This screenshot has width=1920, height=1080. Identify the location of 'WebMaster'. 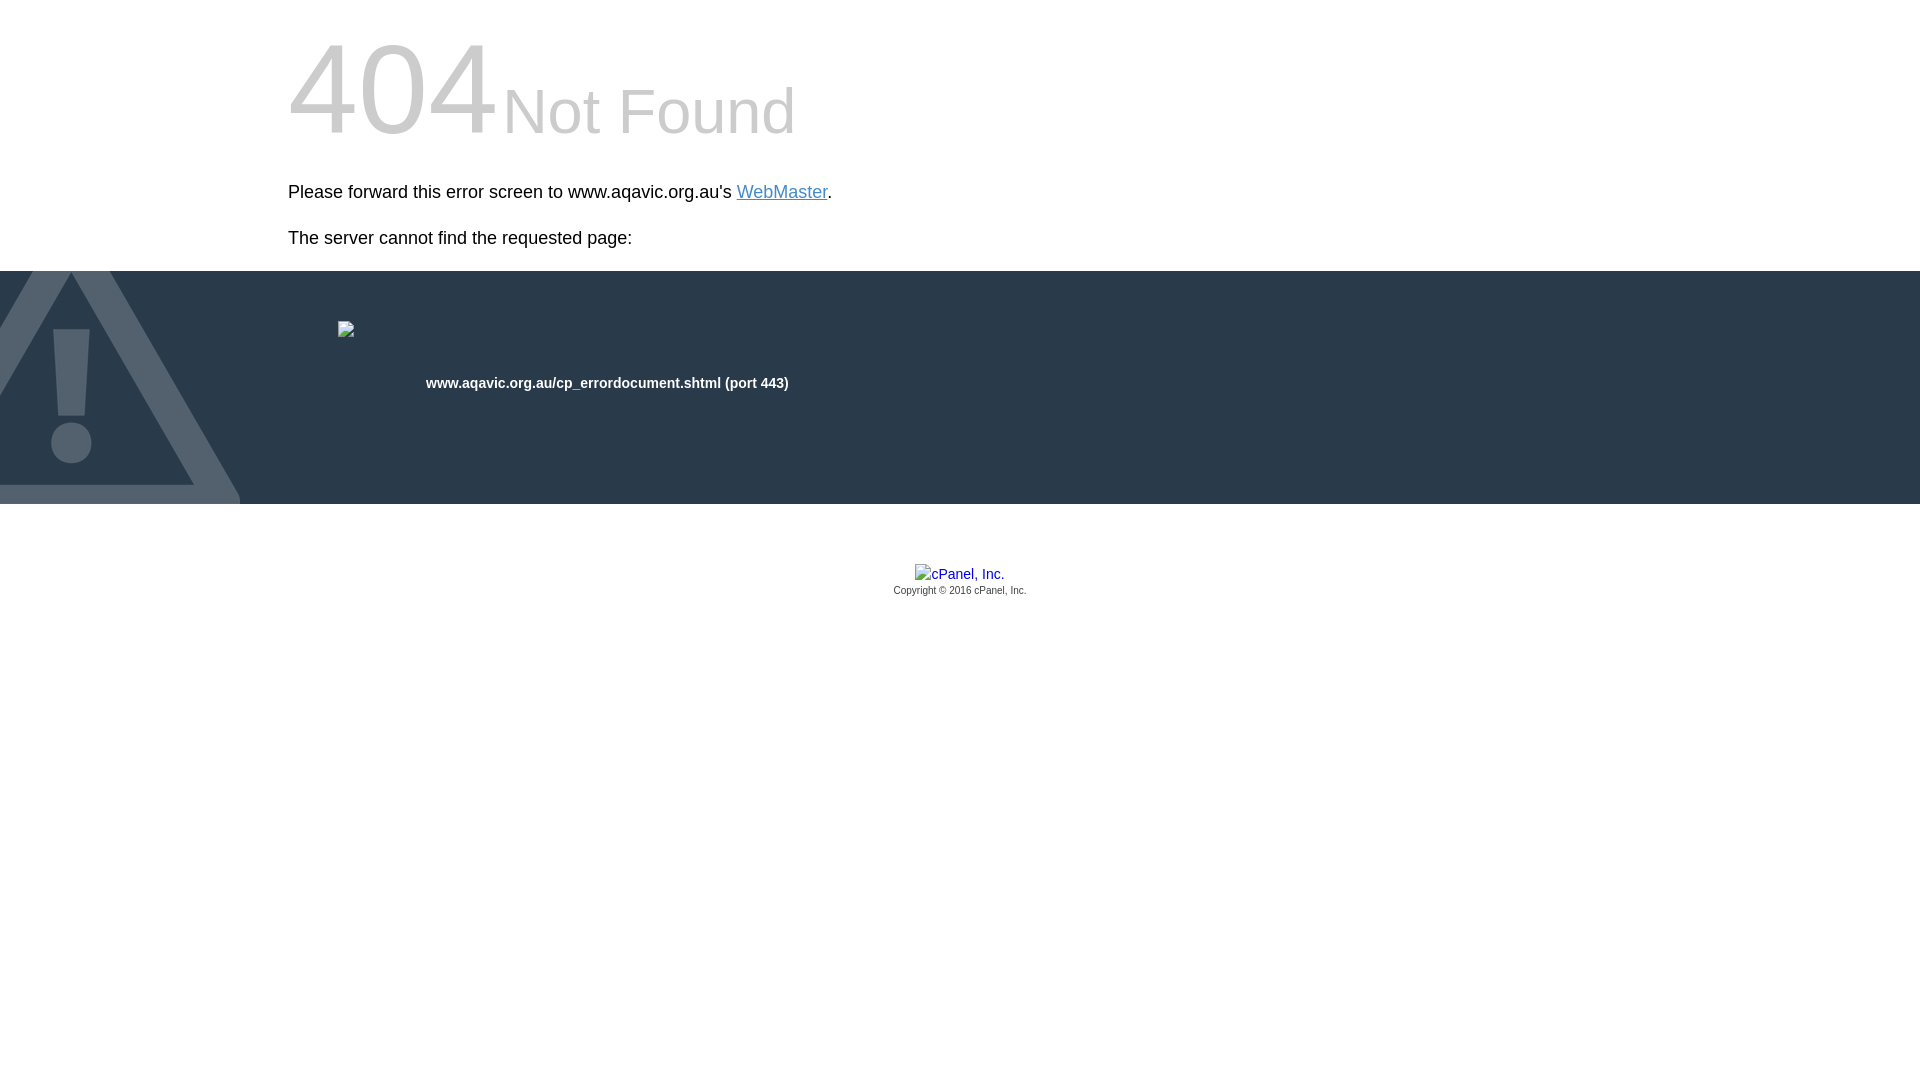
(781, 192).